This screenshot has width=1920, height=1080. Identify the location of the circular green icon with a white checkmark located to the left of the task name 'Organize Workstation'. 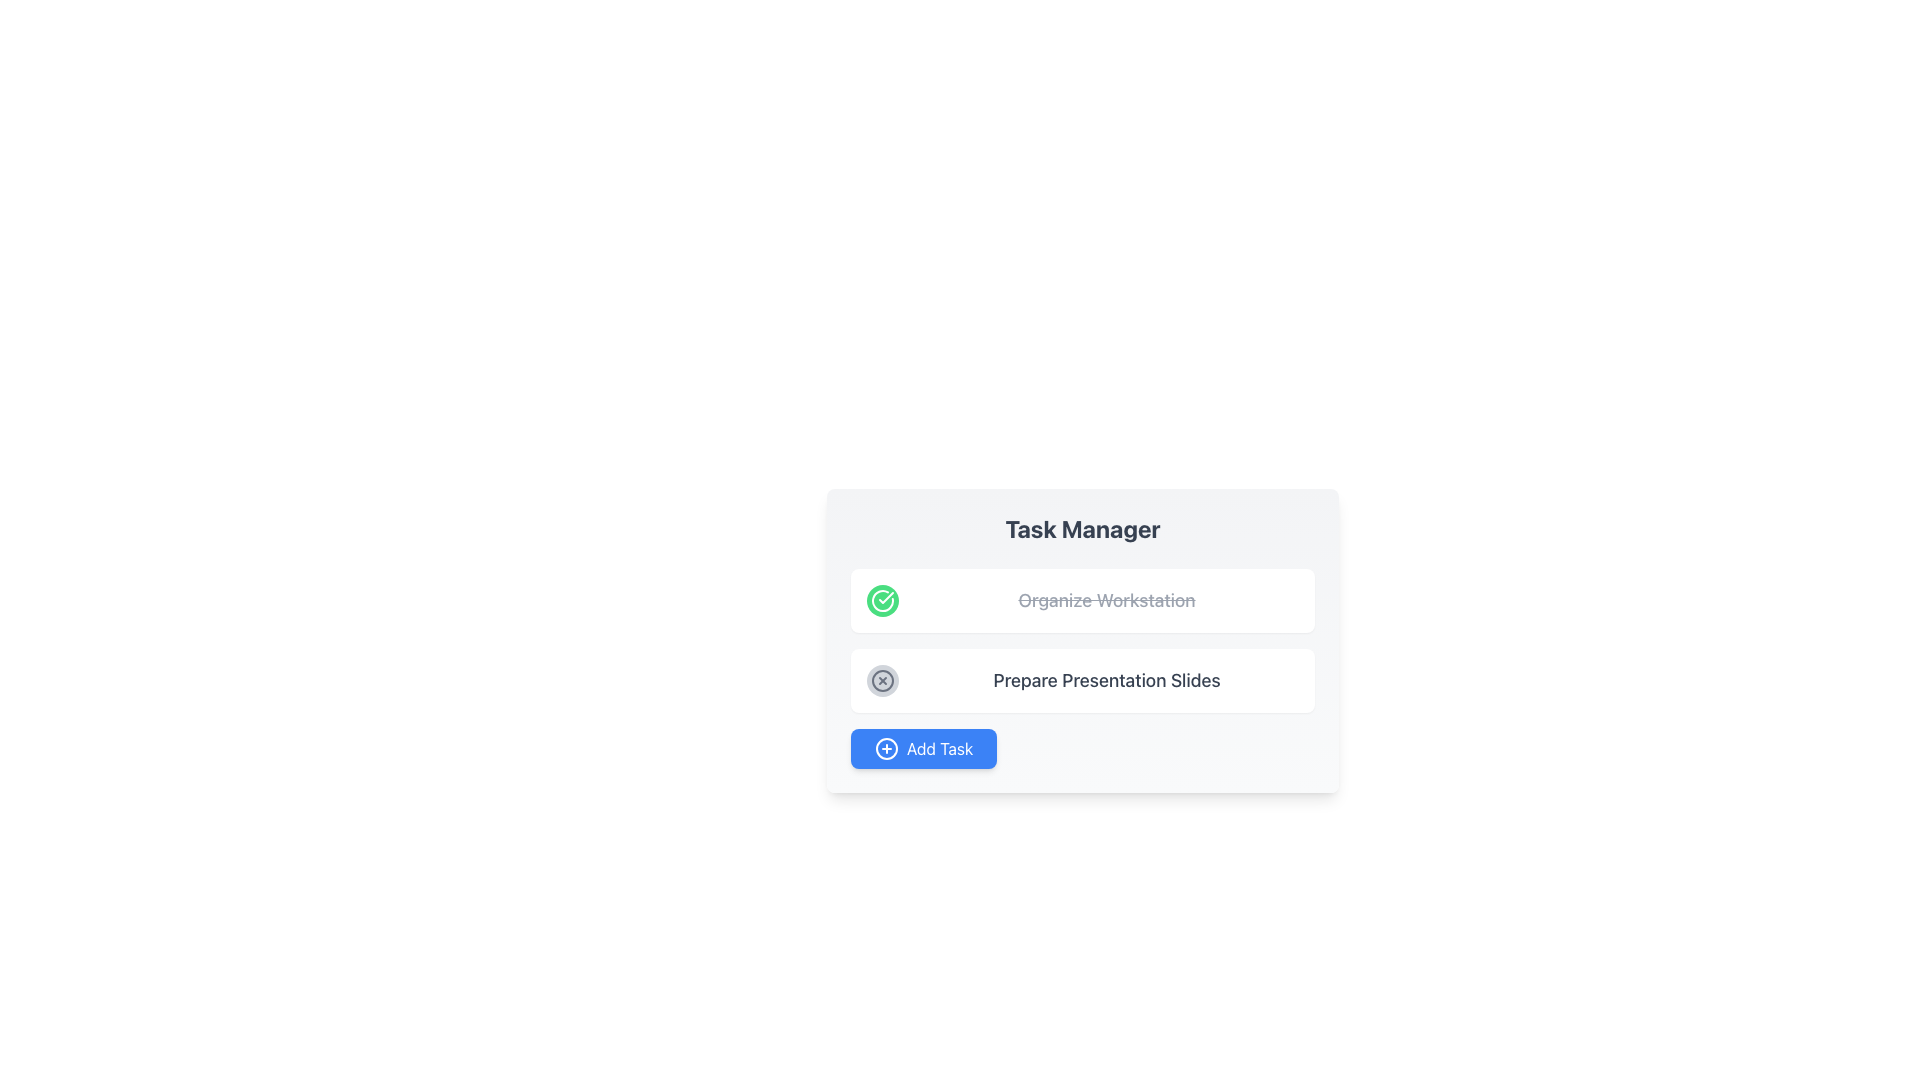
(882, 600).